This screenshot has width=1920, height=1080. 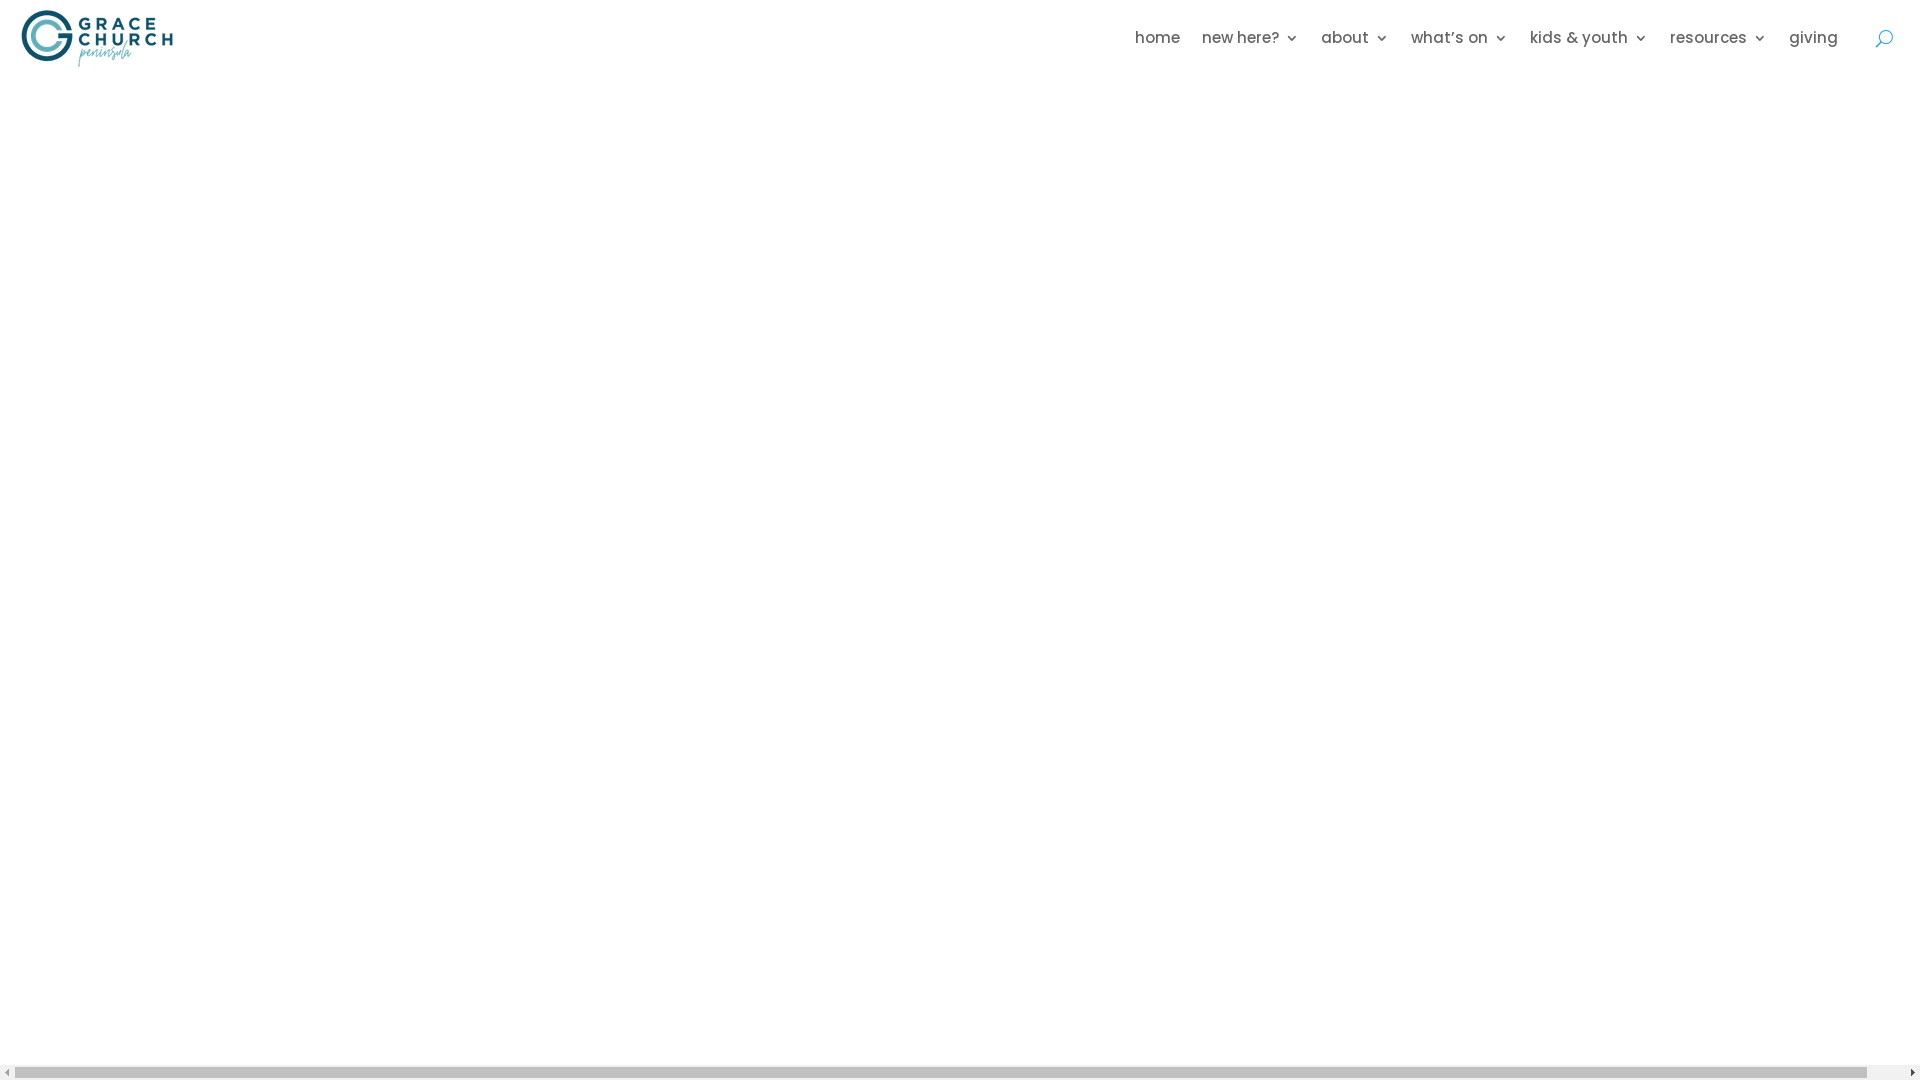 I want to click on 'resources', so click(x=1717, y=38).